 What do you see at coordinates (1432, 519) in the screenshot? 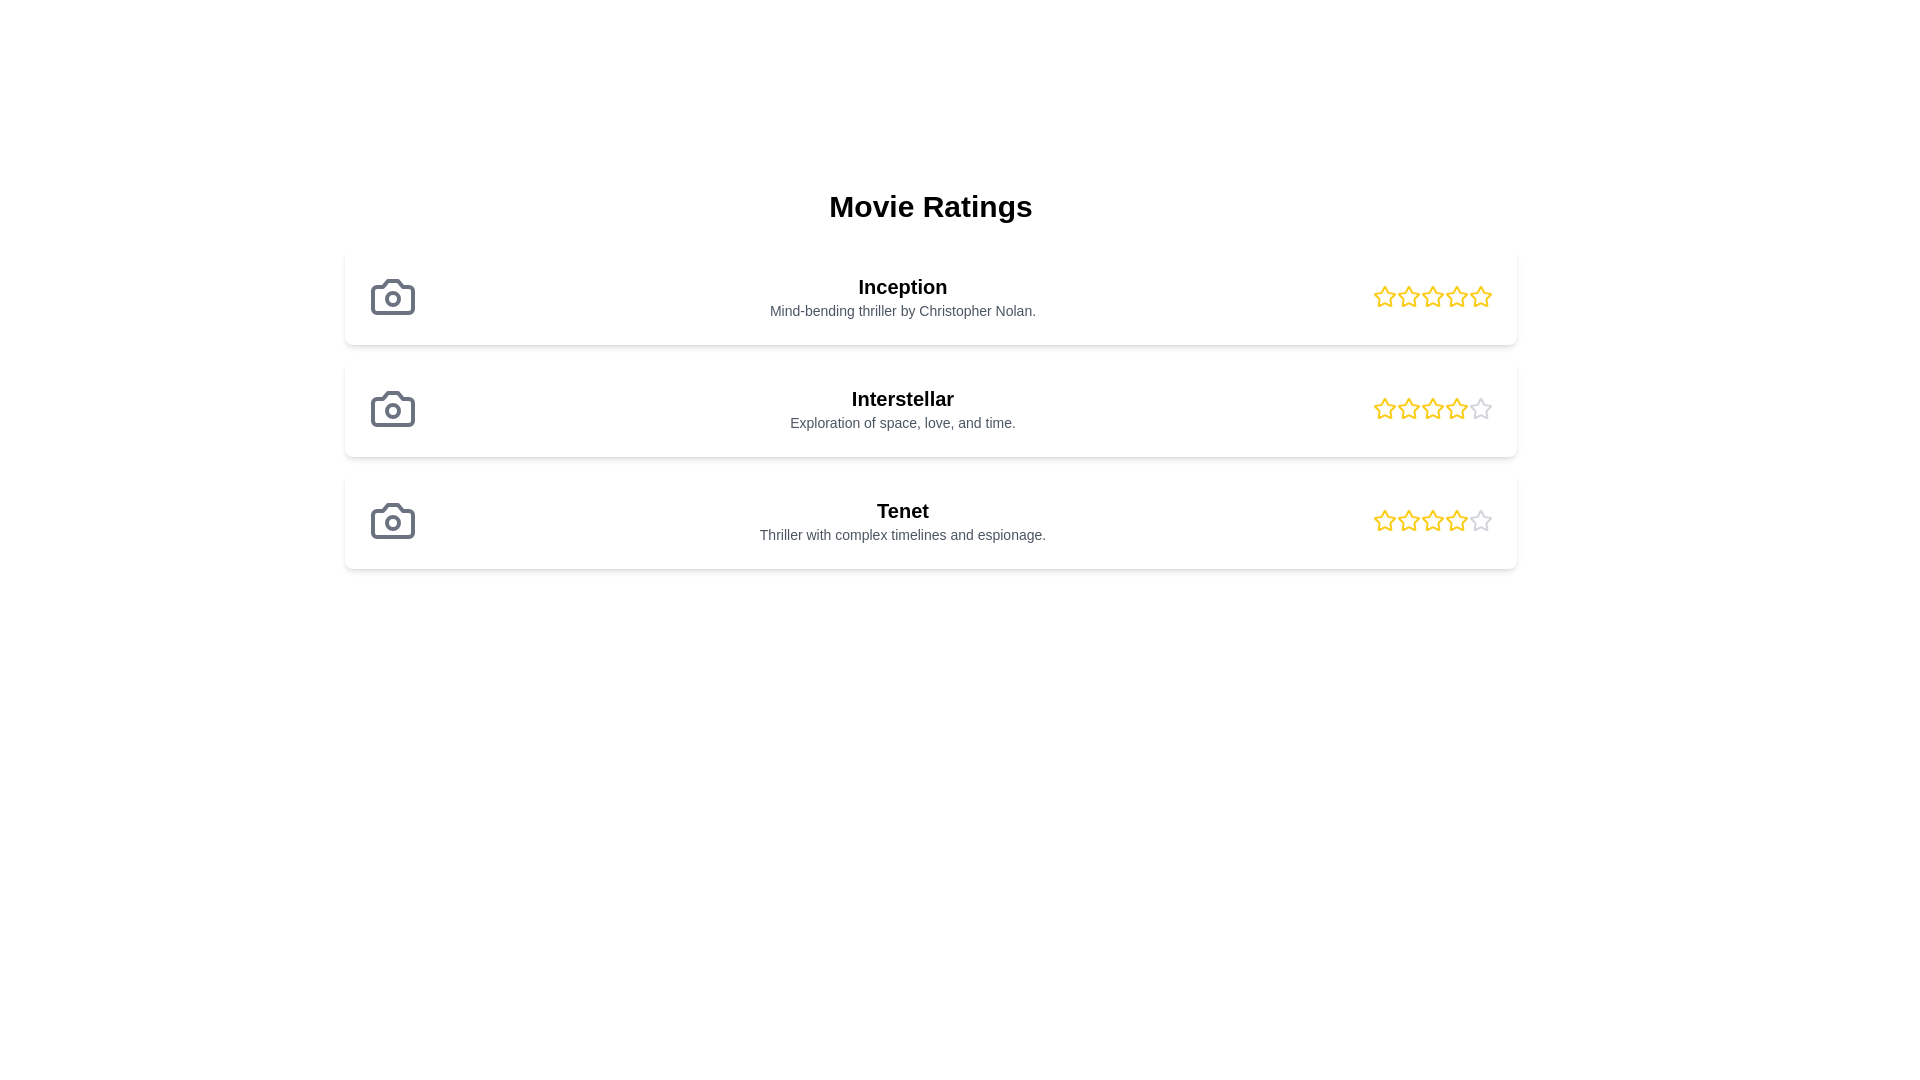
I see `the fourth star in the rating sequence for the movie 'Tenet'` at bounding box center [1432, 519].